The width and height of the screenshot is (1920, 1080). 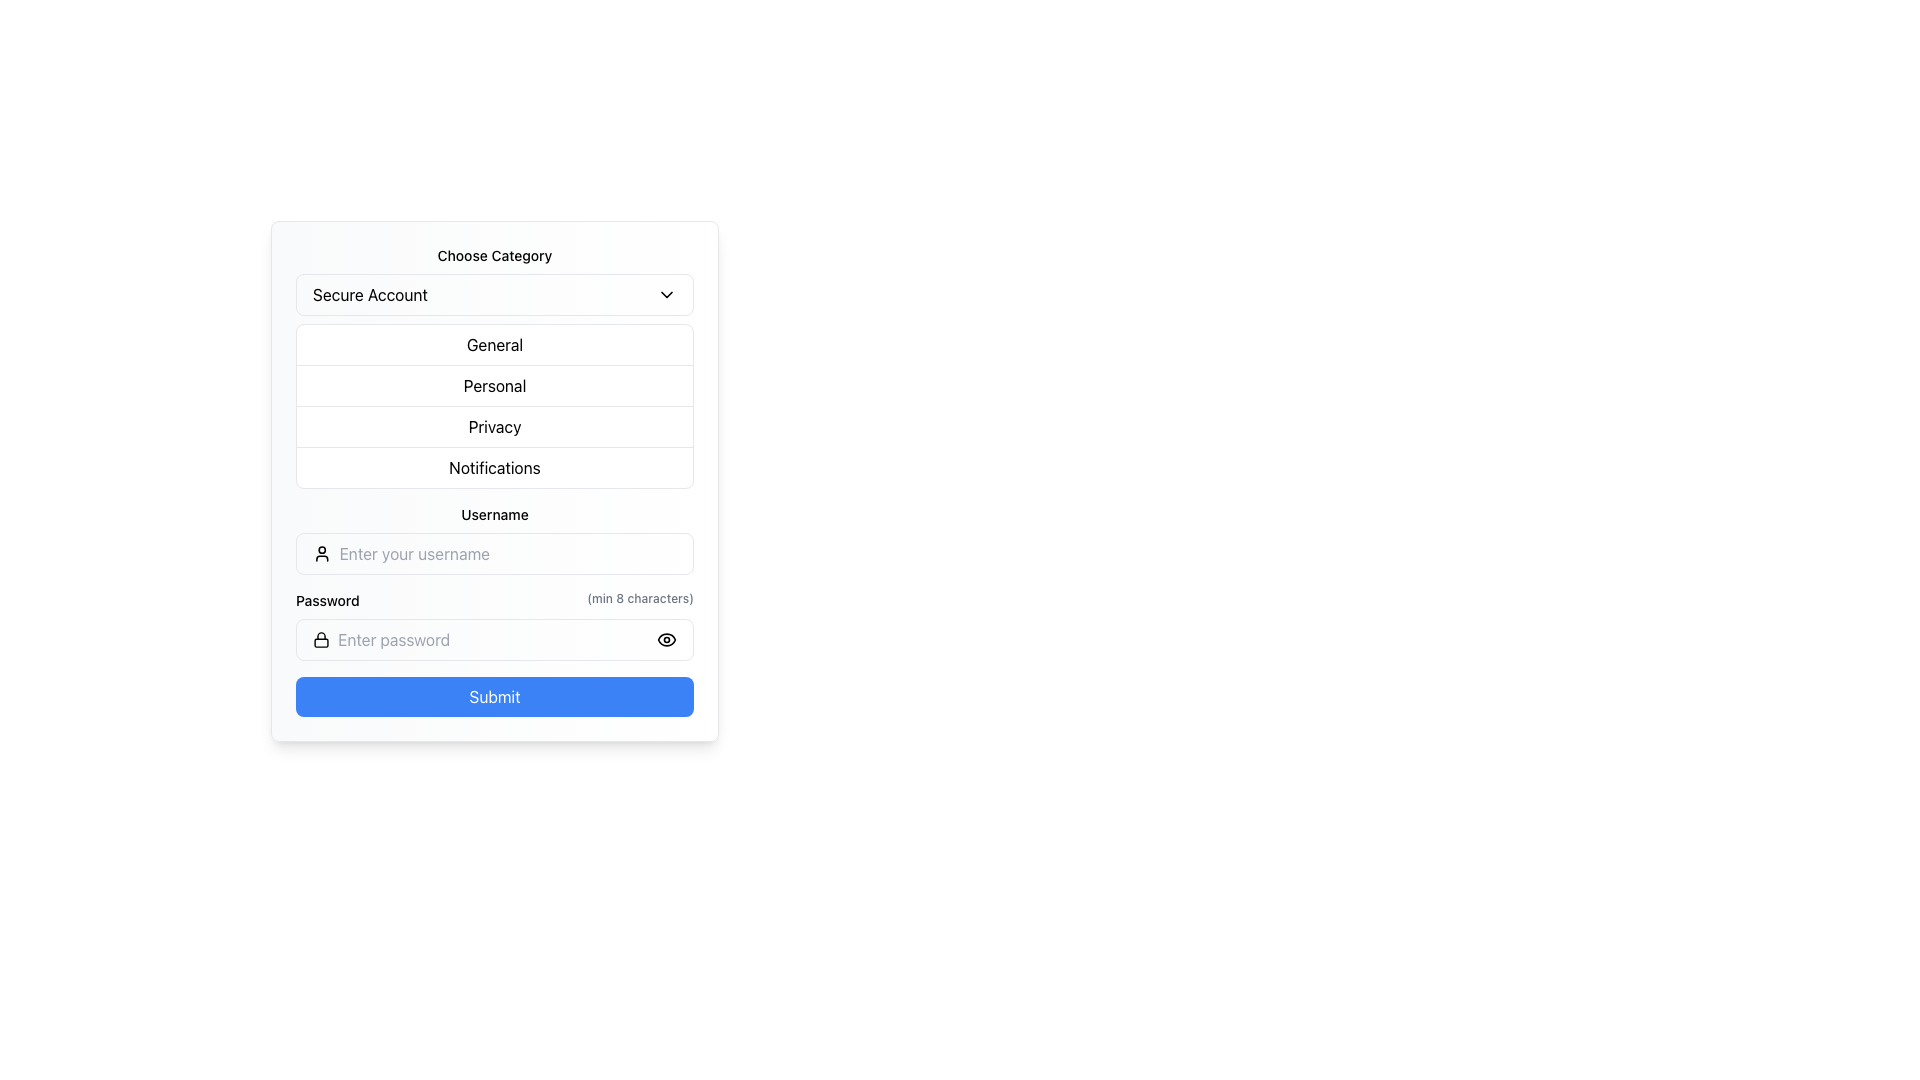 I want to click on the fourth dropdown menu element located just below the category dropdown list, so click(x=494, y=481).